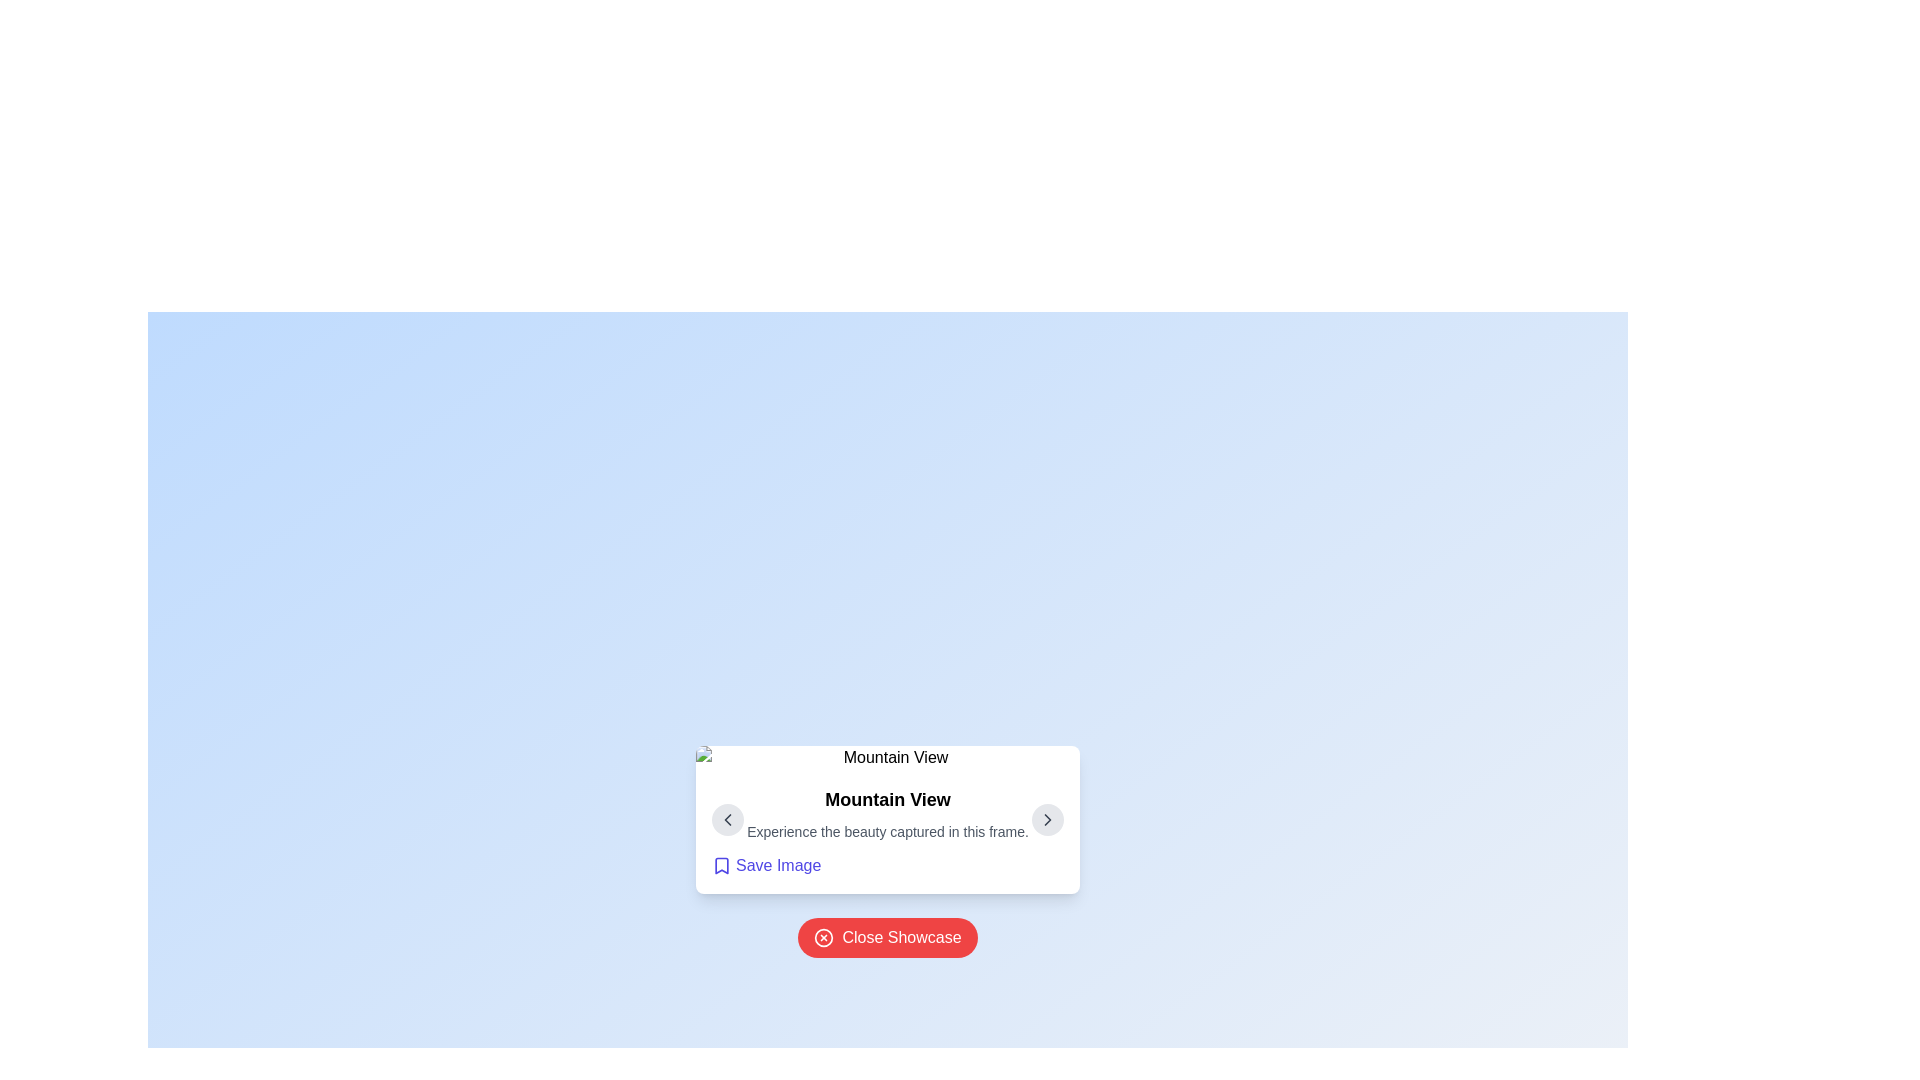 The height and width of the screenshot is (1080, 1920). What do you see at coordinates (1046, 820) in the screenshot?
I see `the Chevron Right icon located within a circular button on the right side of the card layout near the title 'Mountain View'` at bounding box center [1046, 820].